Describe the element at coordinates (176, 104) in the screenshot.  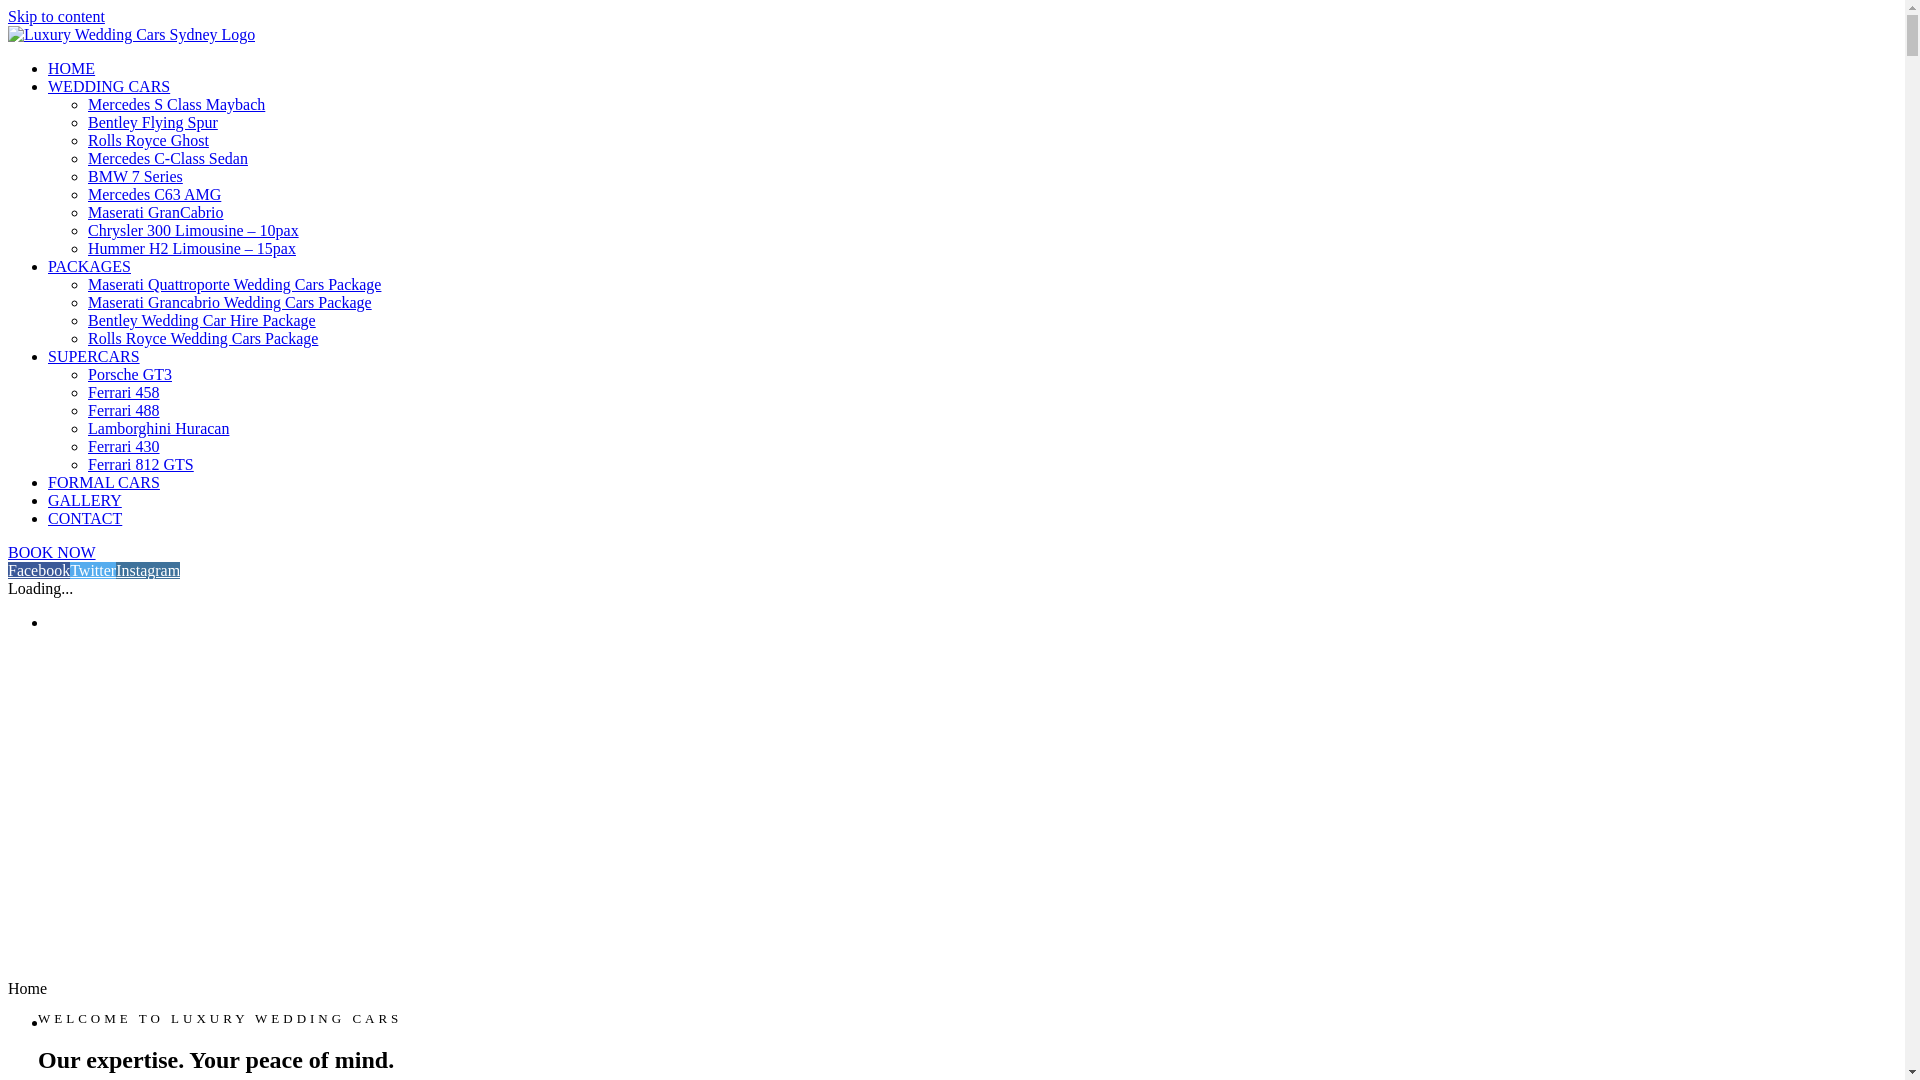
I see `'Mercedes S Class Maybach'` at that location.